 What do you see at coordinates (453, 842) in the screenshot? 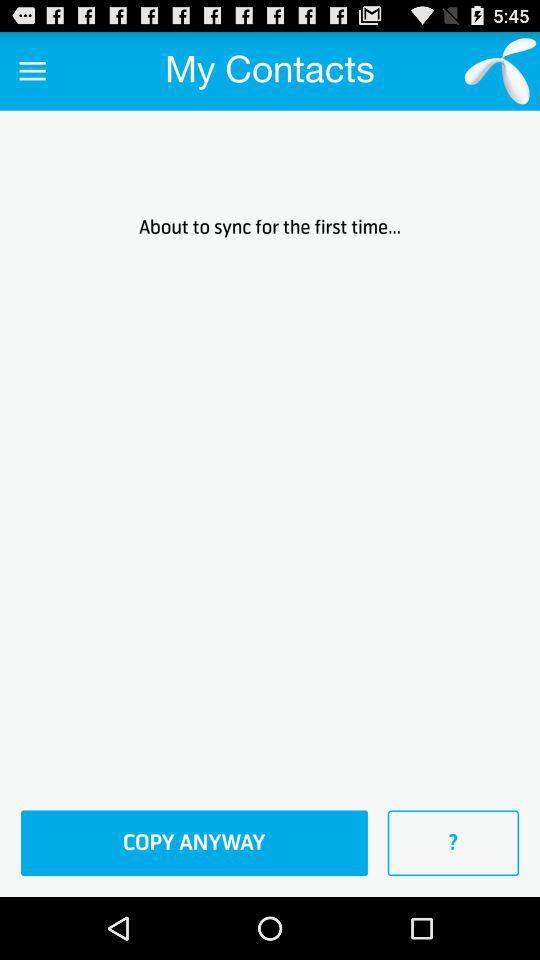
I see `the item next to copy anyway item` at bounding box center [453, 842].